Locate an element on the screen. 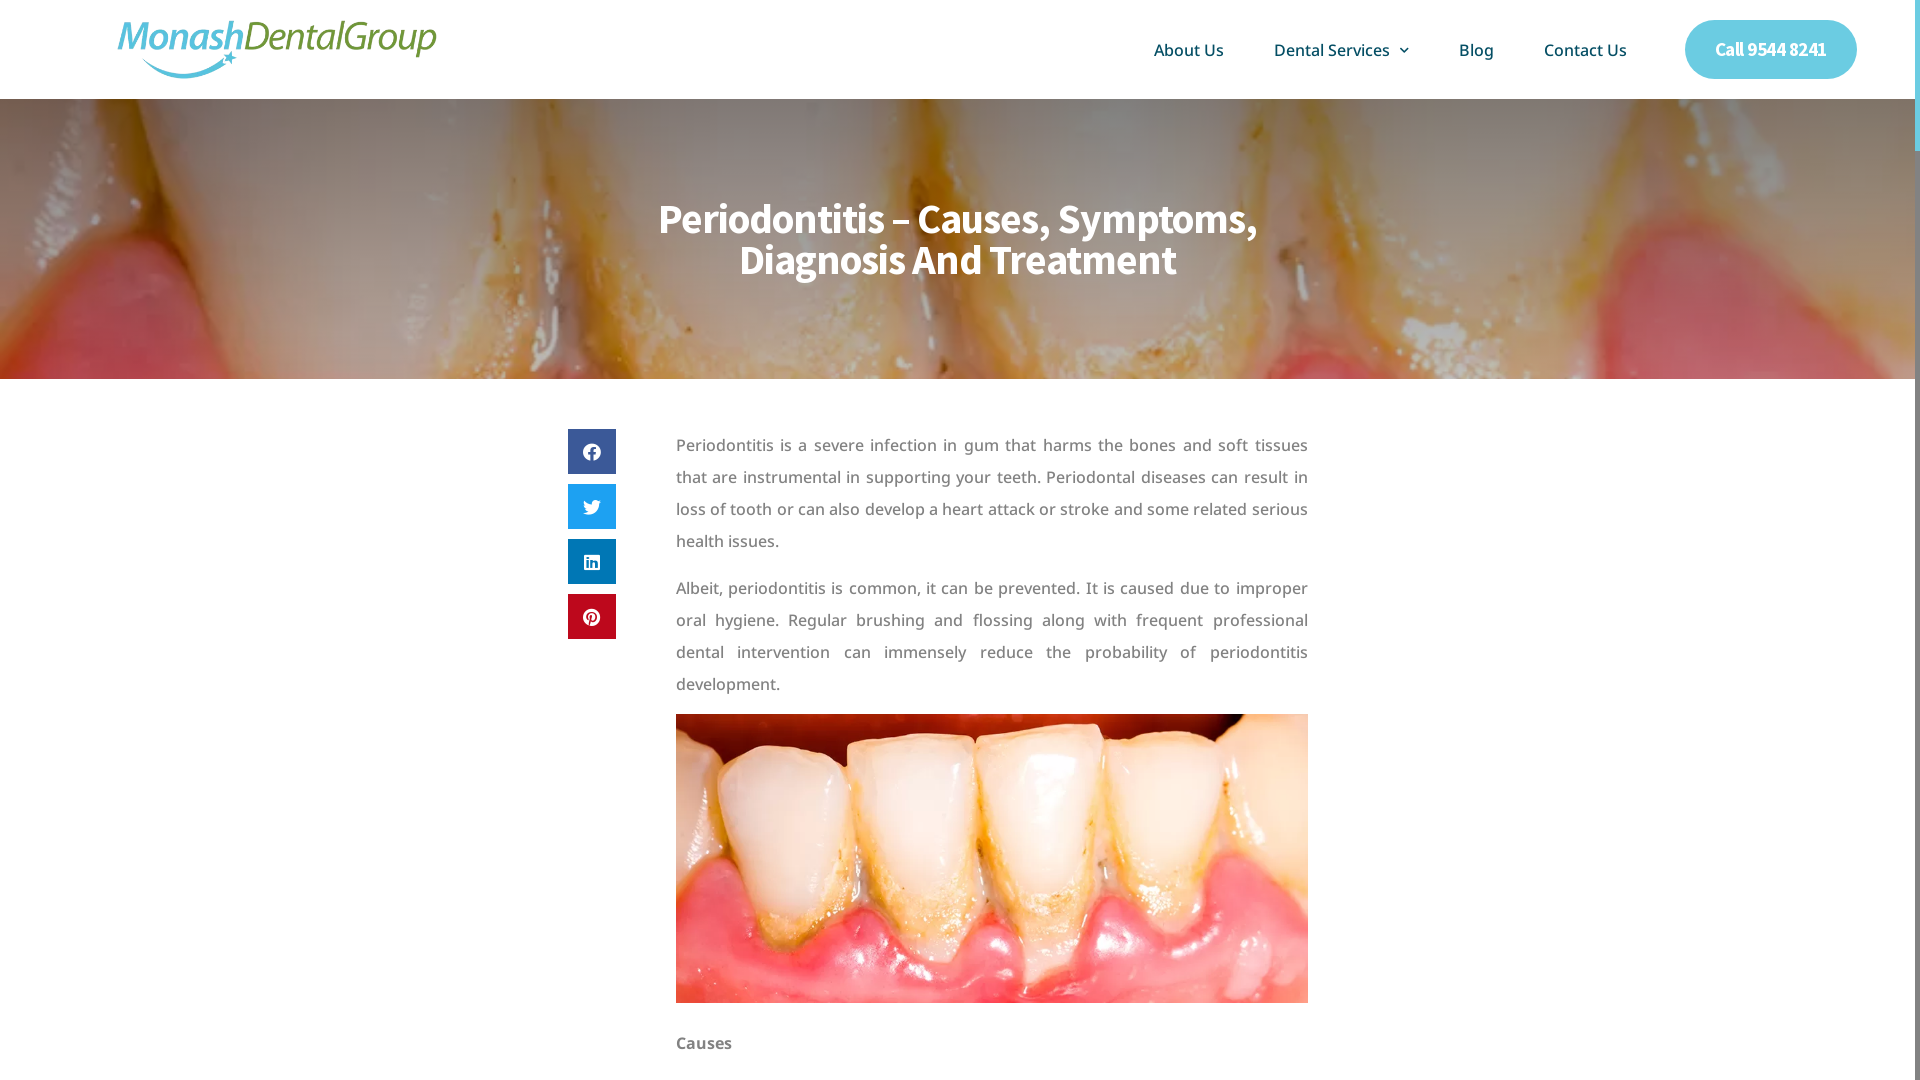 The width and height of the screenshot is (1920, 1080). 'About Us' is located at coordinates (1189, 49).